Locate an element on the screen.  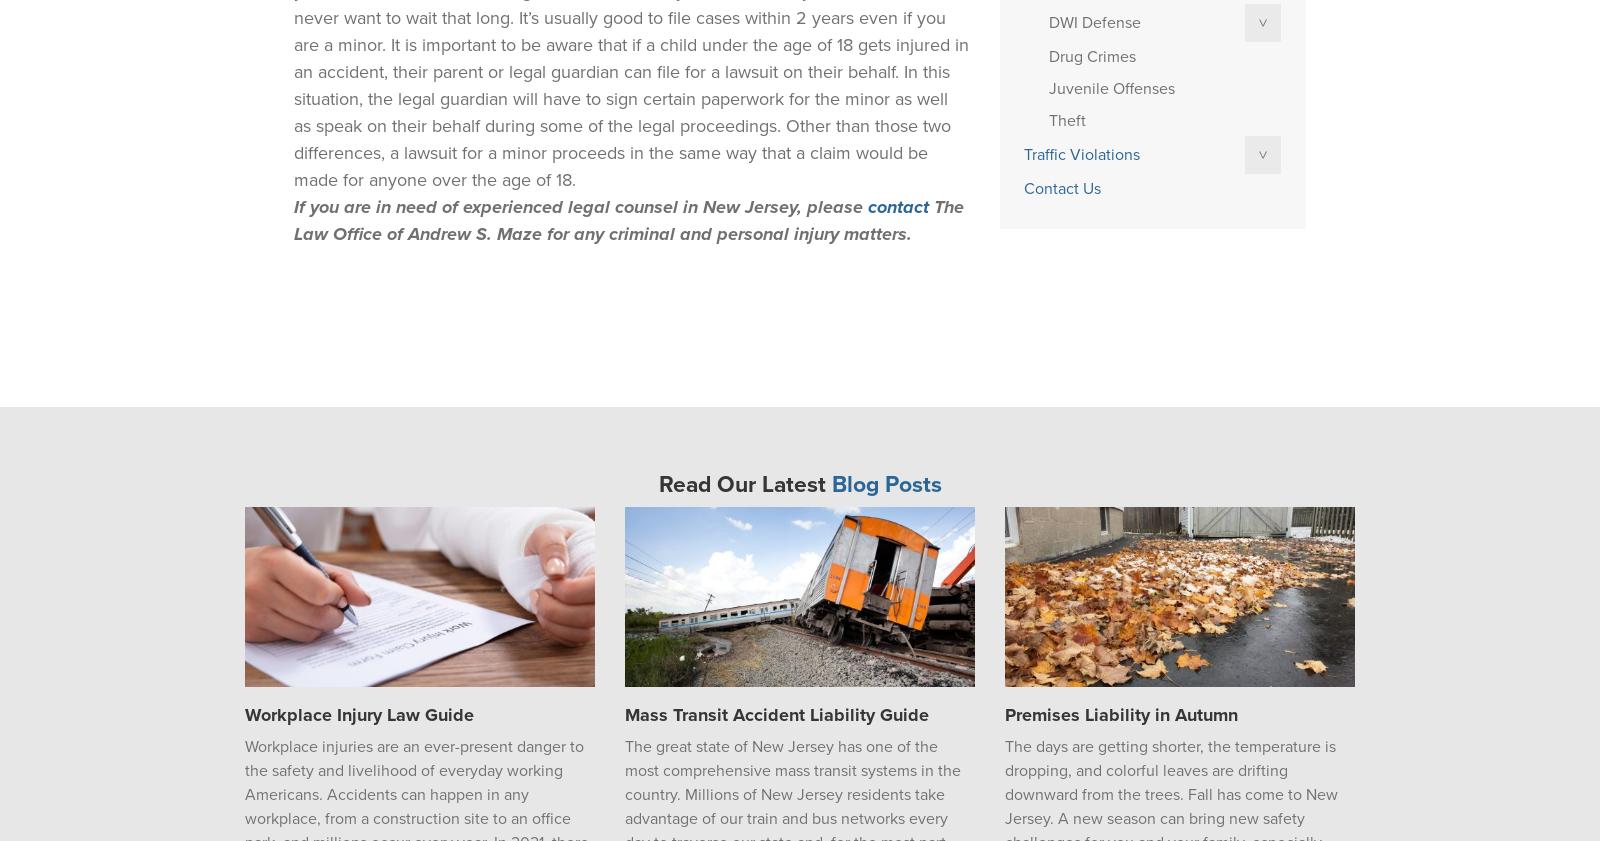
'Drug Crimes' is located at coordinates (1091, 56).